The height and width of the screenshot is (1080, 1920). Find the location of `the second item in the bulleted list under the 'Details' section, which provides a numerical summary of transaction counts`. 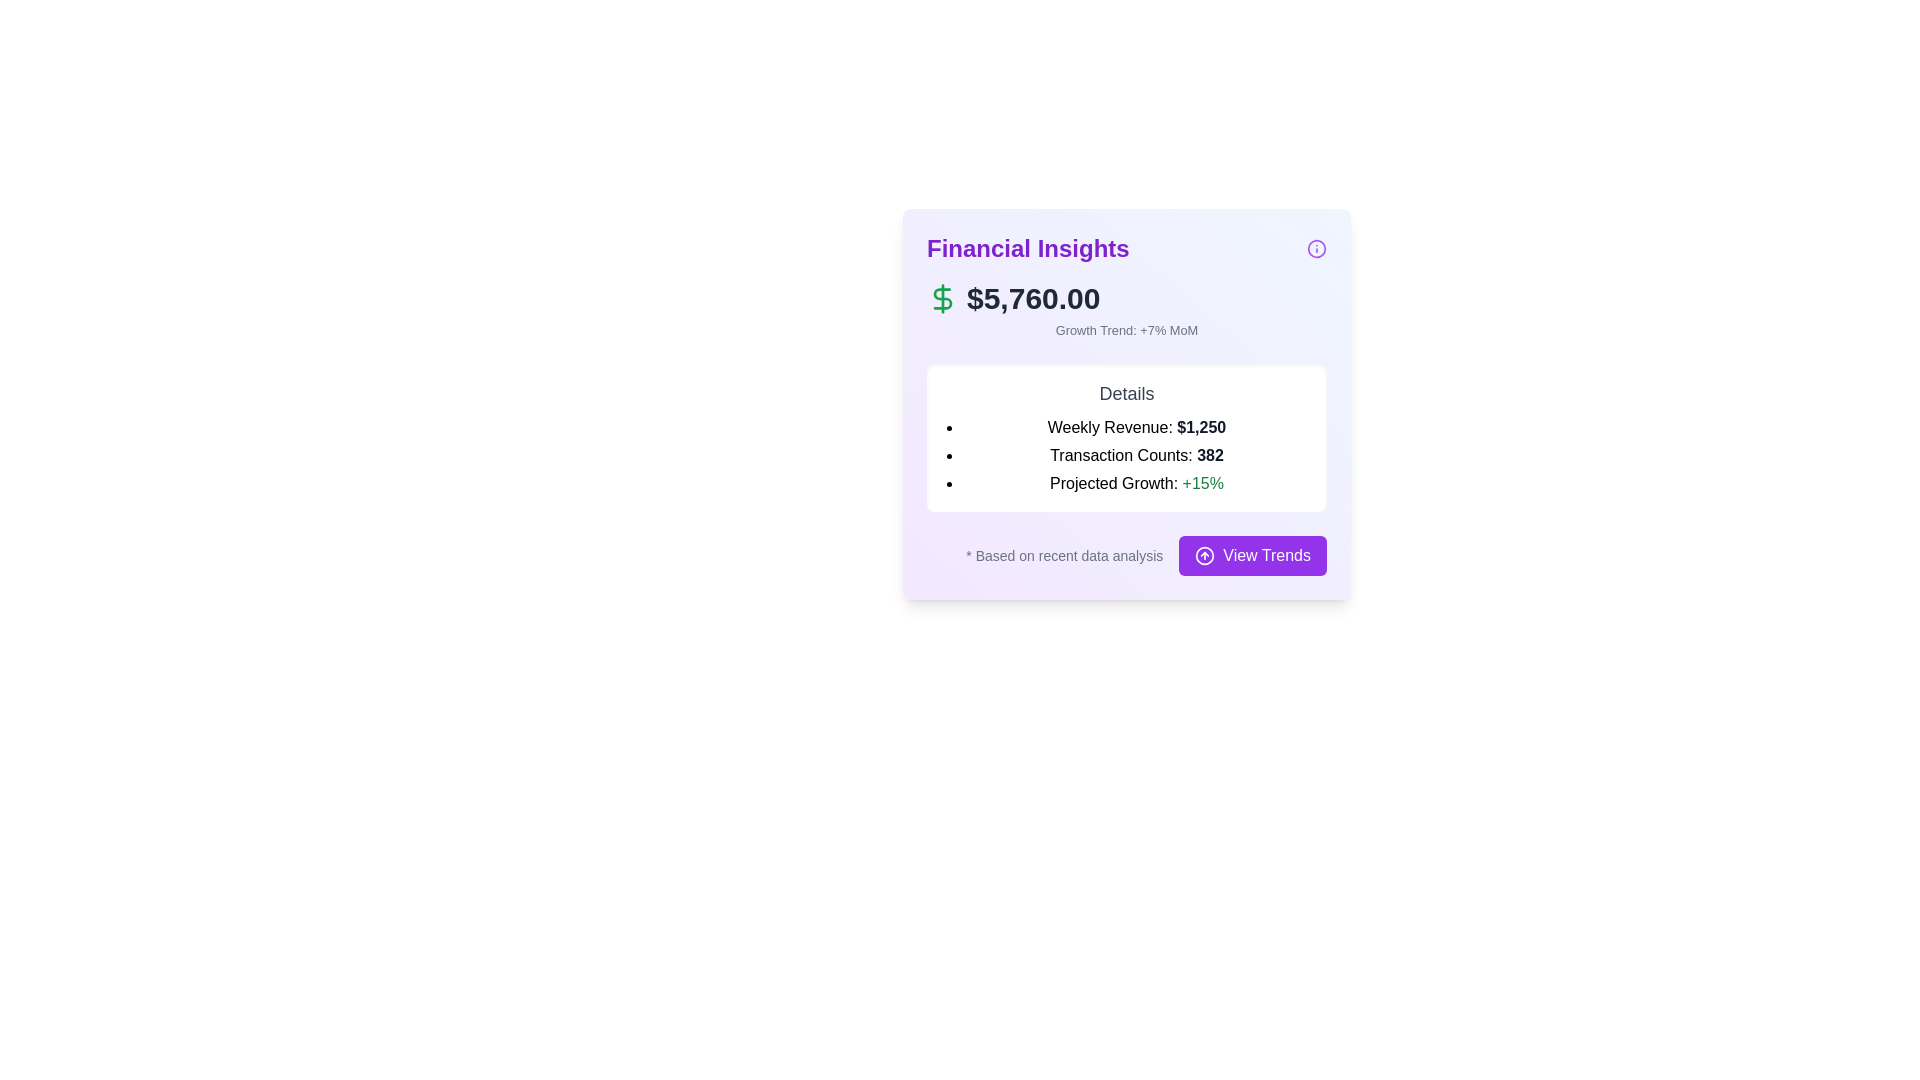

the second item in the bulleted list under the 'Details' section, which provides a numerical summary of transaction counts is located at coordinates (1137, 455).